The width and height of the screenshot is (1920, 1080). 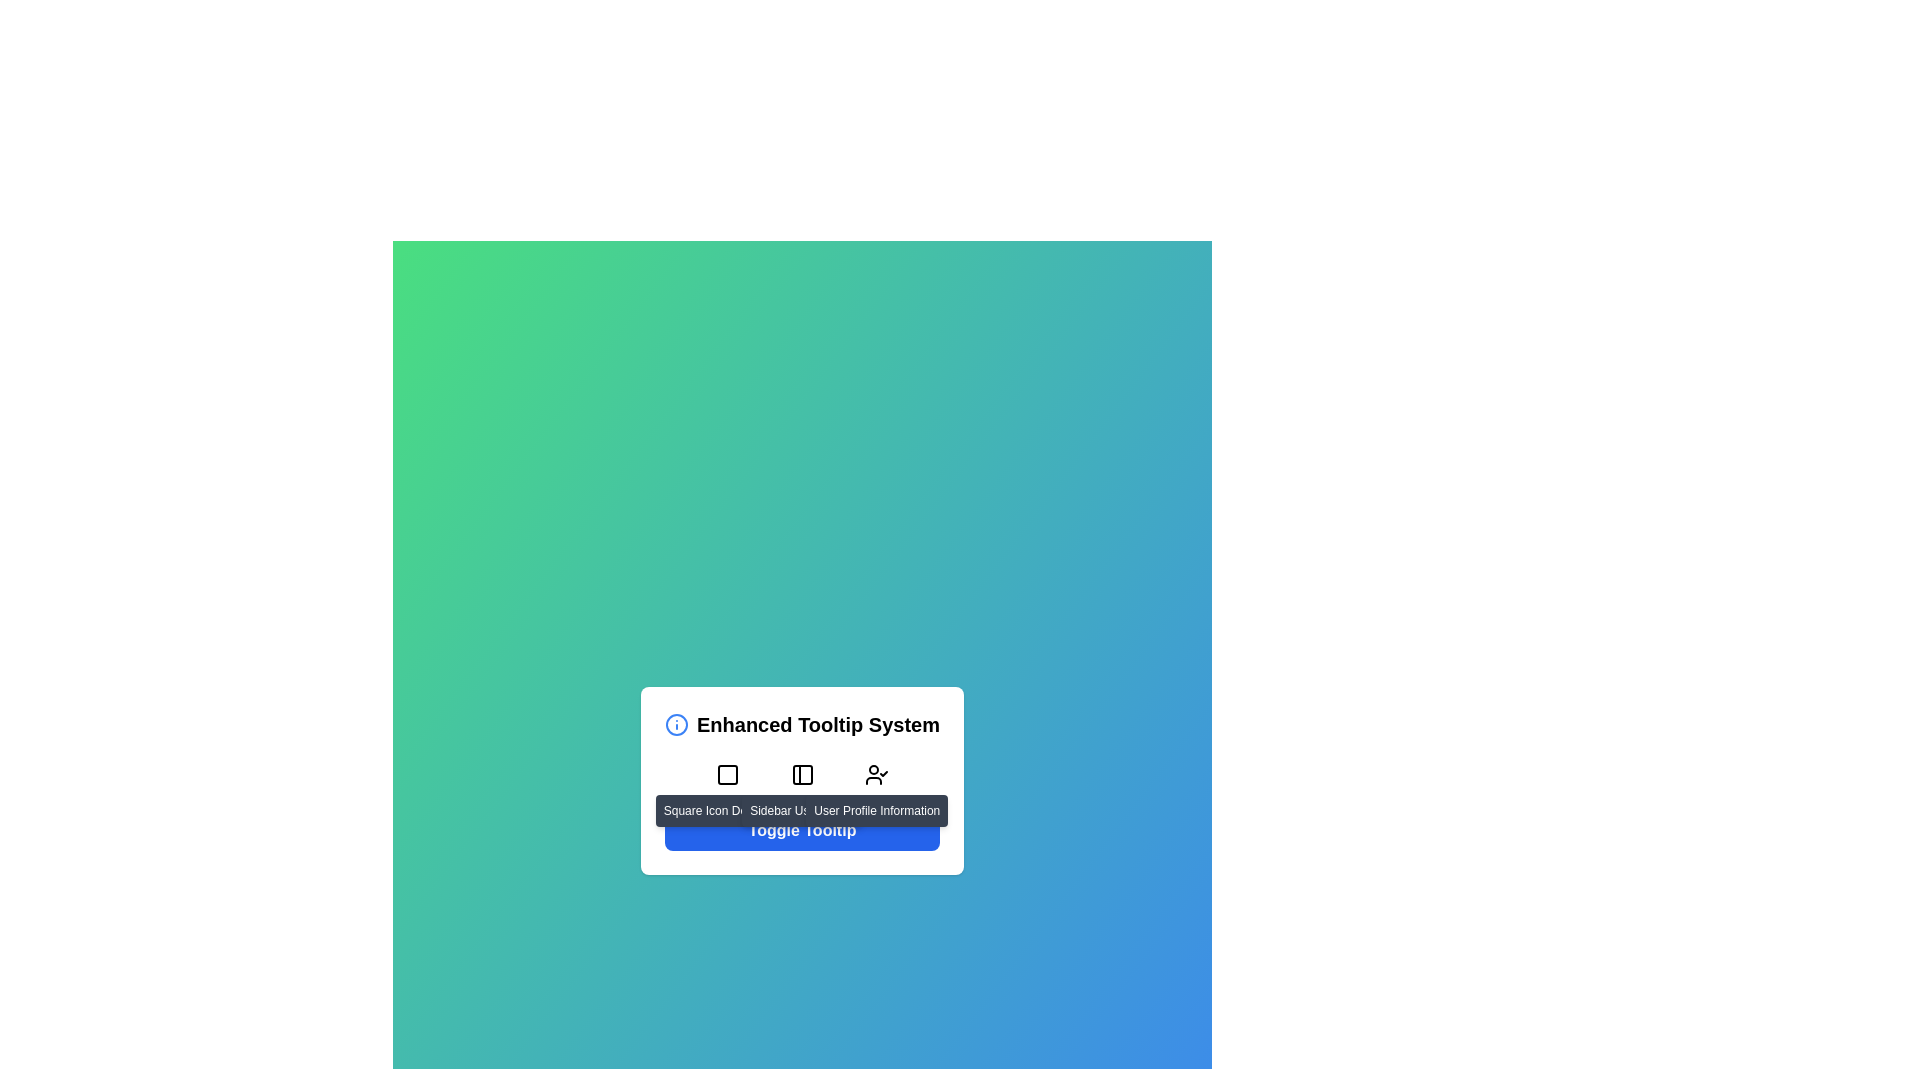 What do you see at coordinates (877, 810) in the screenshot?
I see `information displayed in the tooltip with the text 'User Profile Information', which has a dark gray background and white text, positioned below the user profile icon` at bounding box center [877, 810].